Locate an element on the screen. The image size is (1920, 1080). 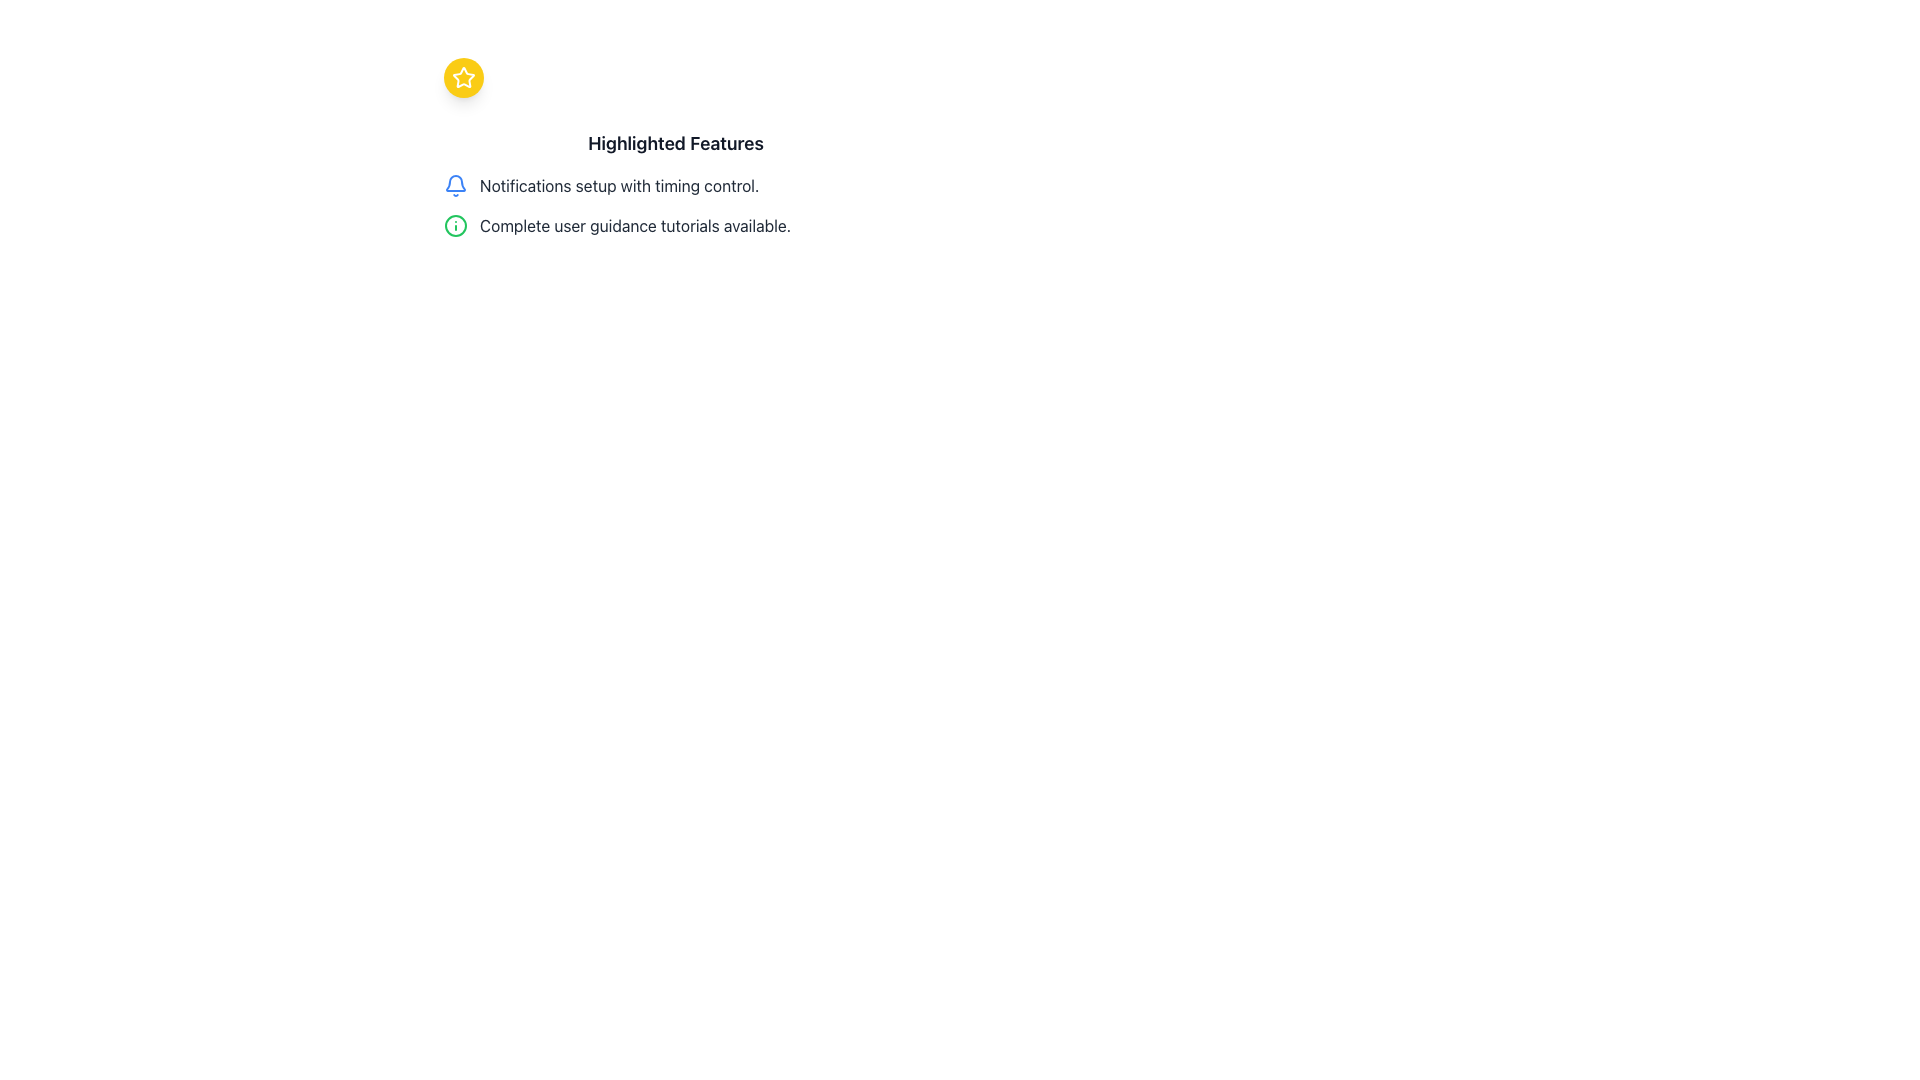
text label providing information about user guidance tutorials, located below 'Notifications setup with timing control.' and to the right of a circular green icon with an 'i' is located at coordinates (634, 225).